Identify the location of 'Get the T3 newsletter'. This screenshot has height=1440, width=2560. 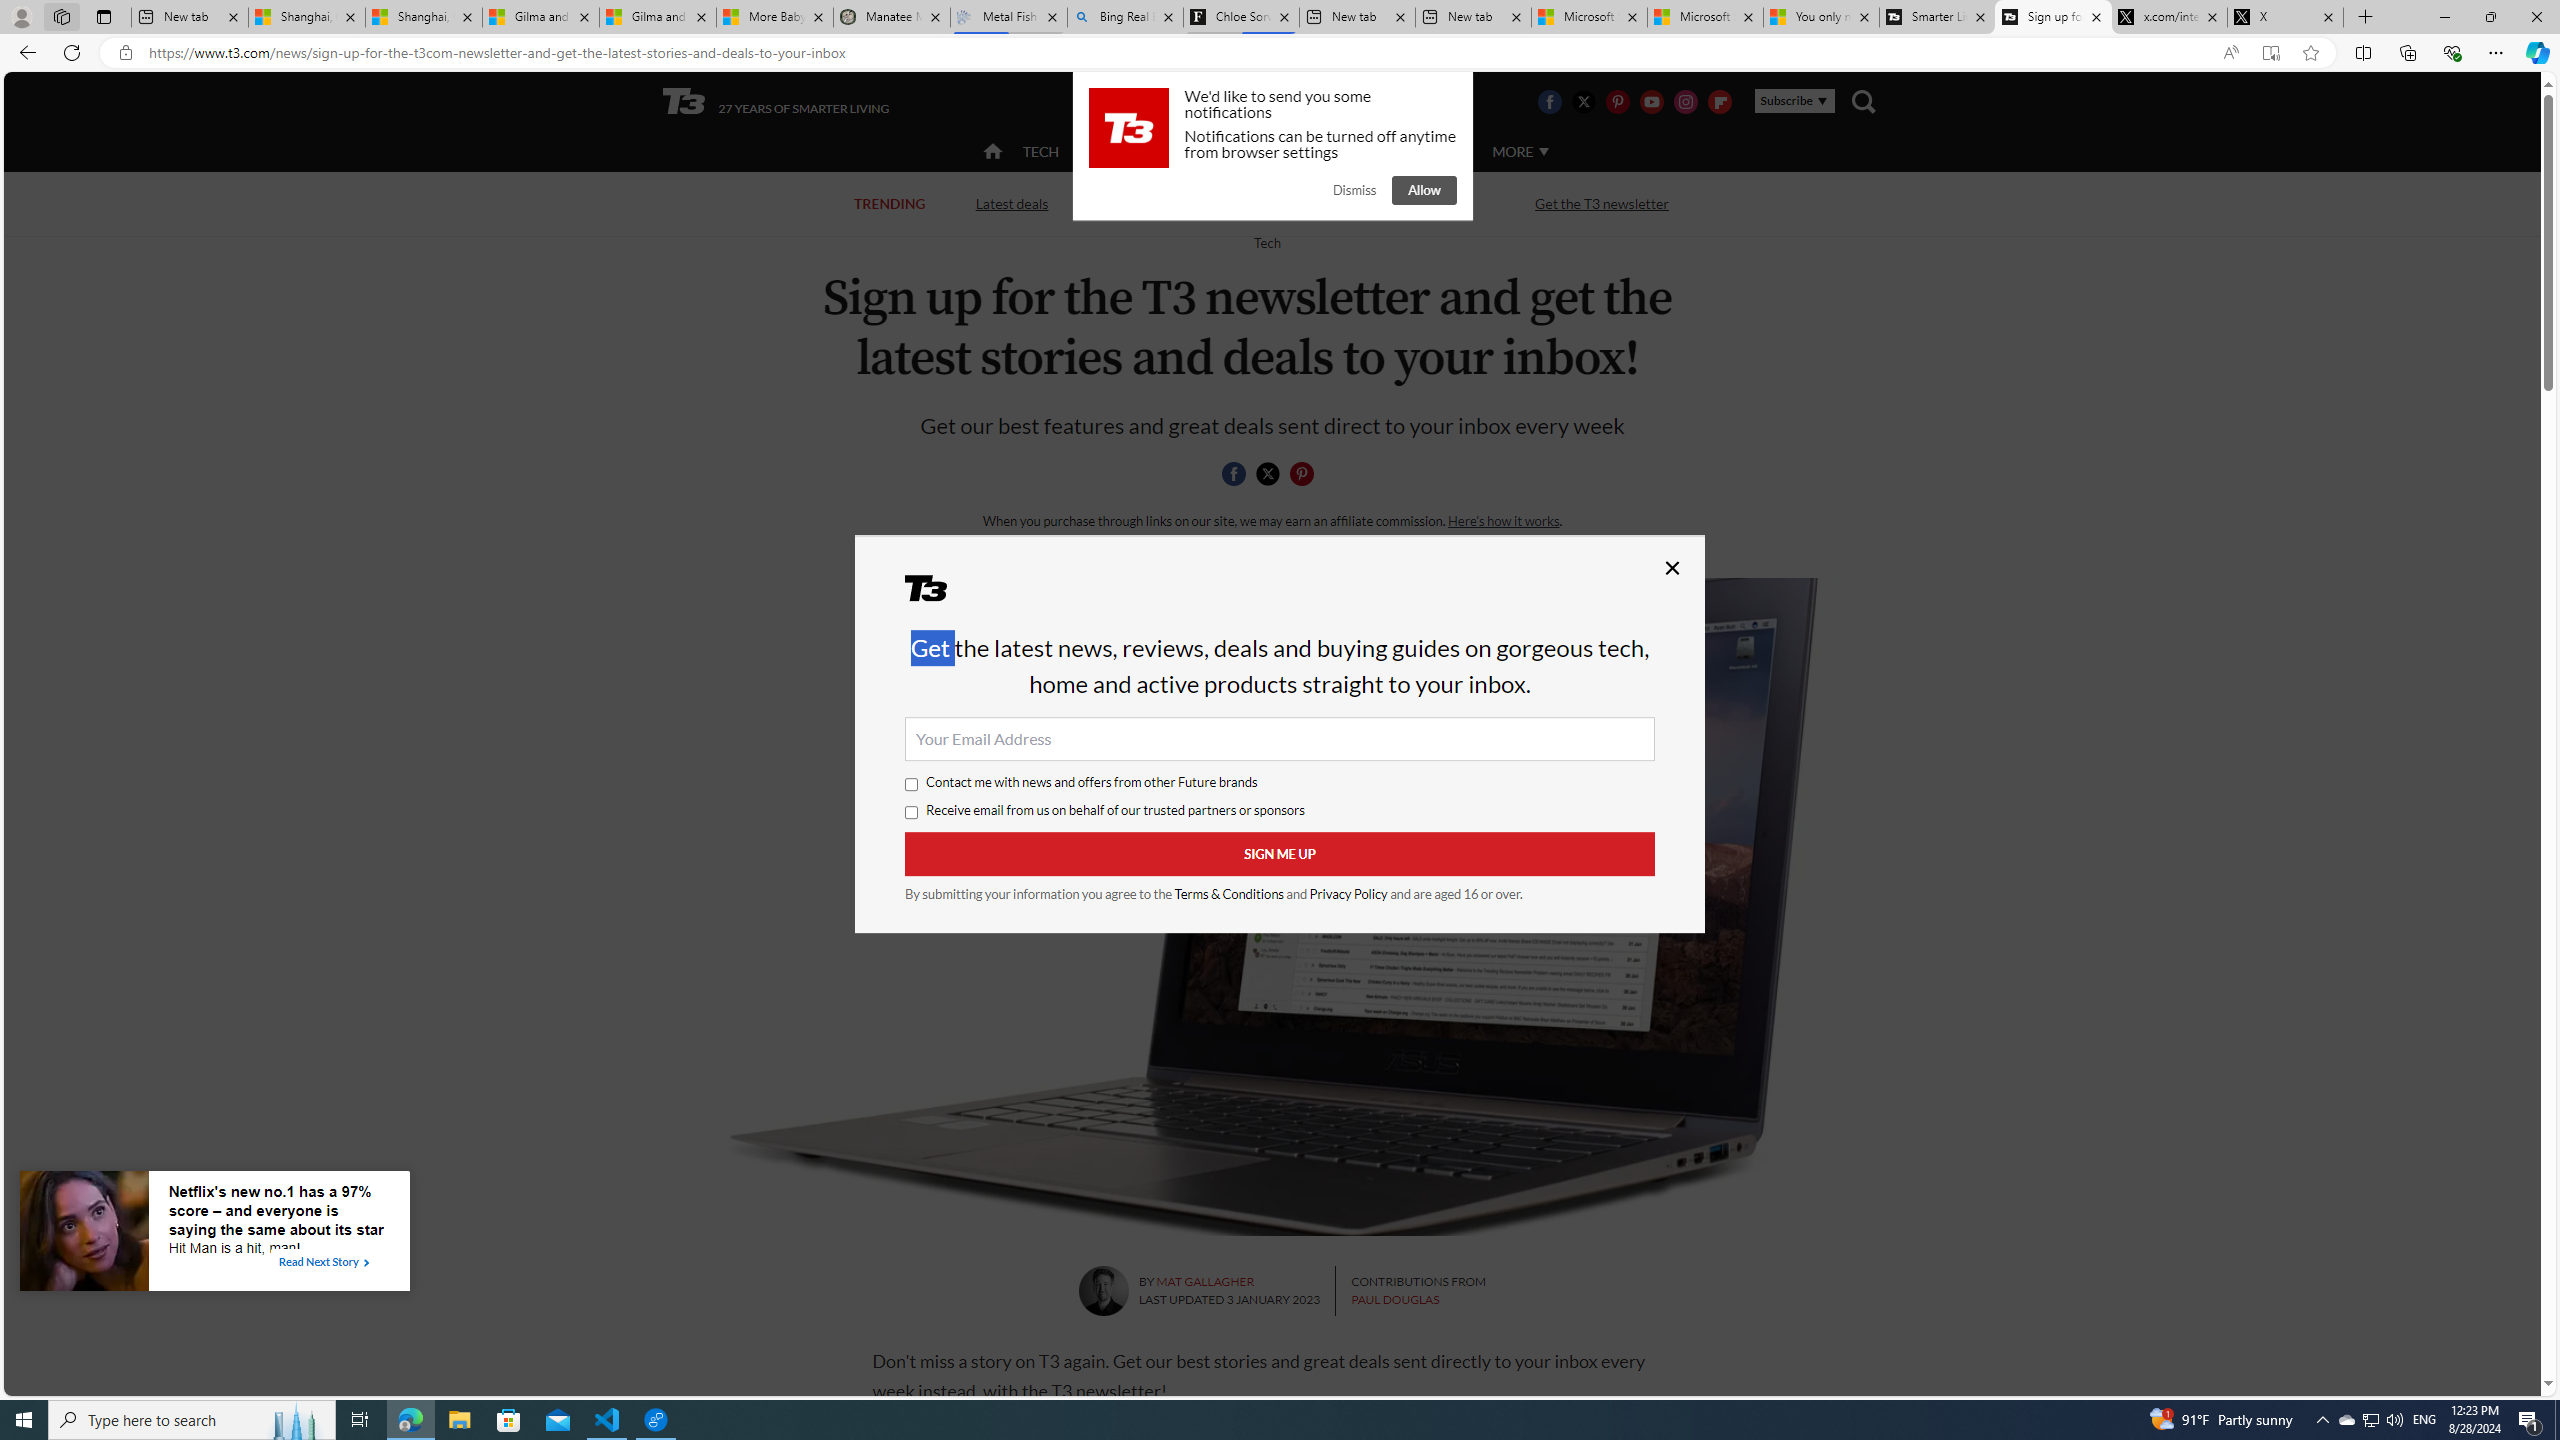
(1602, 202).